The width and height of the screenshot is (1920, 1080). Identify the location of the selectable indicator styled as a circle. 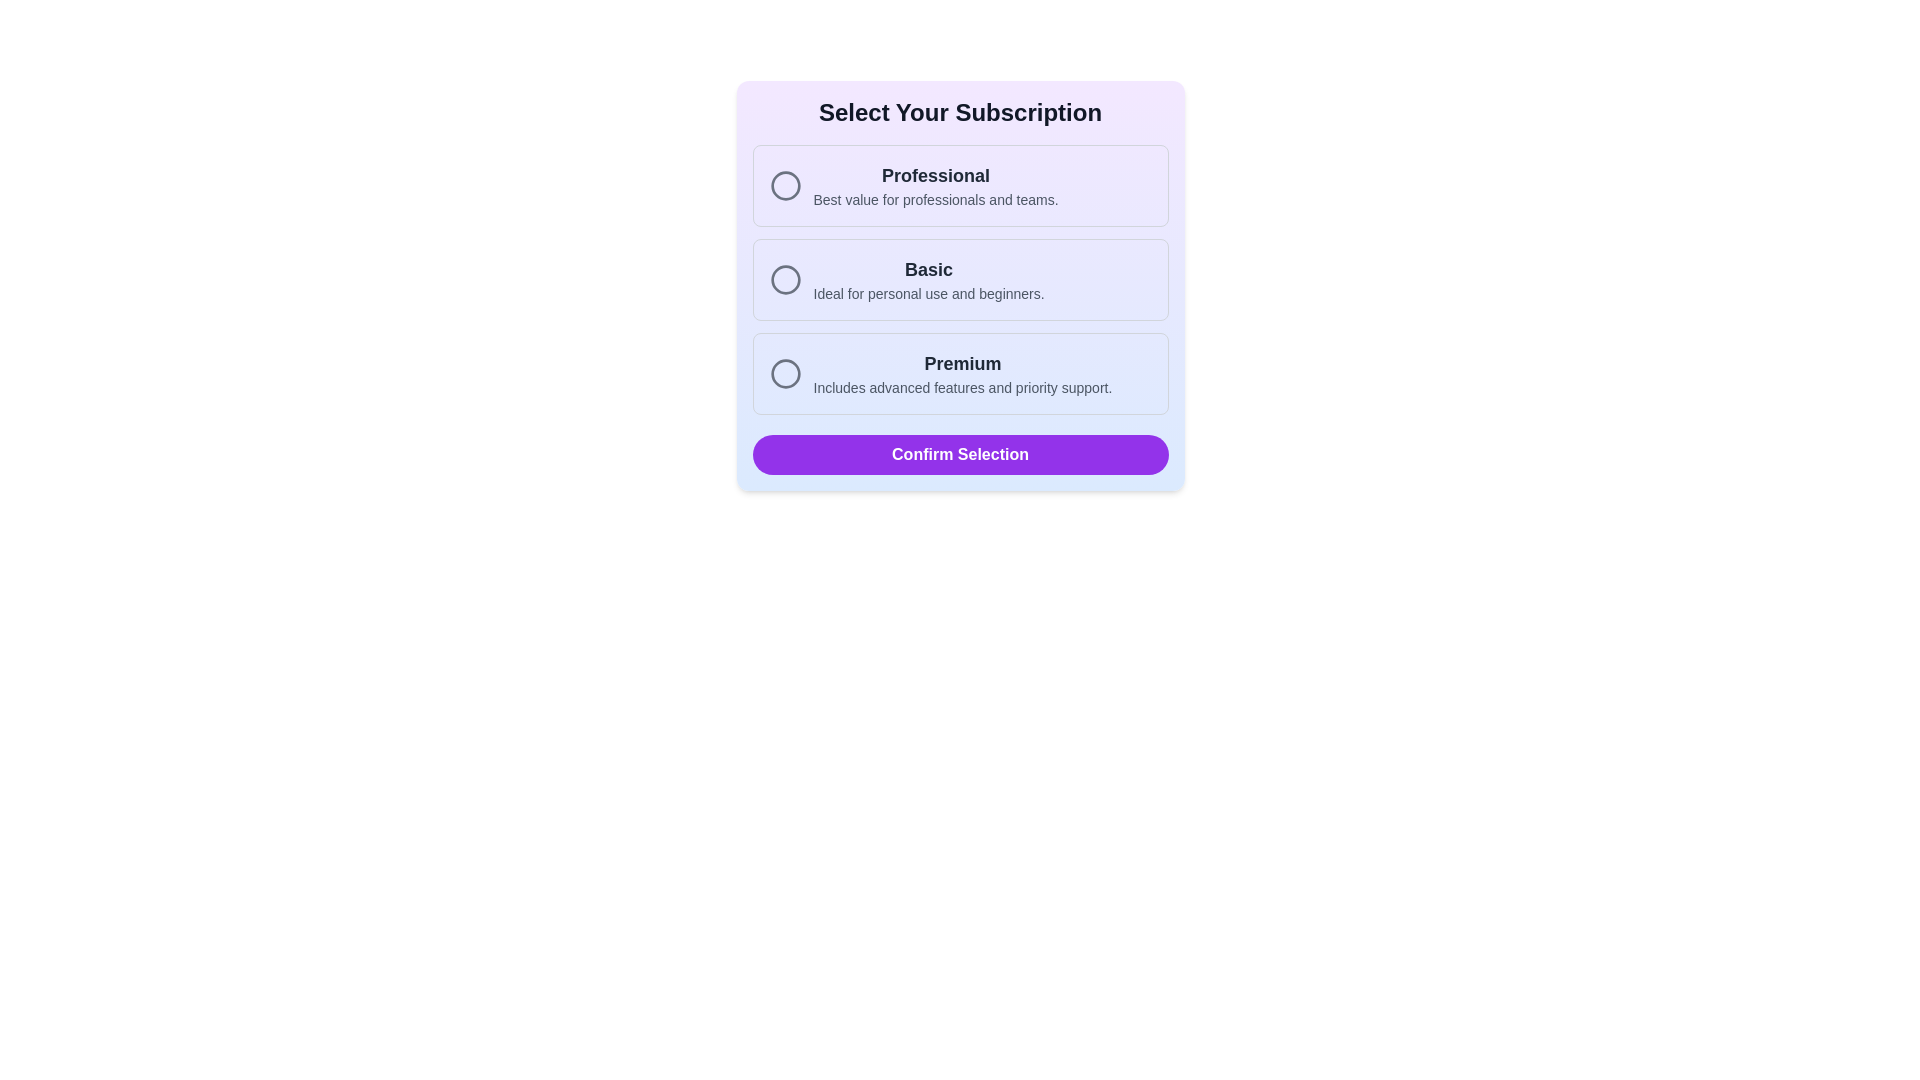
(784, 280).